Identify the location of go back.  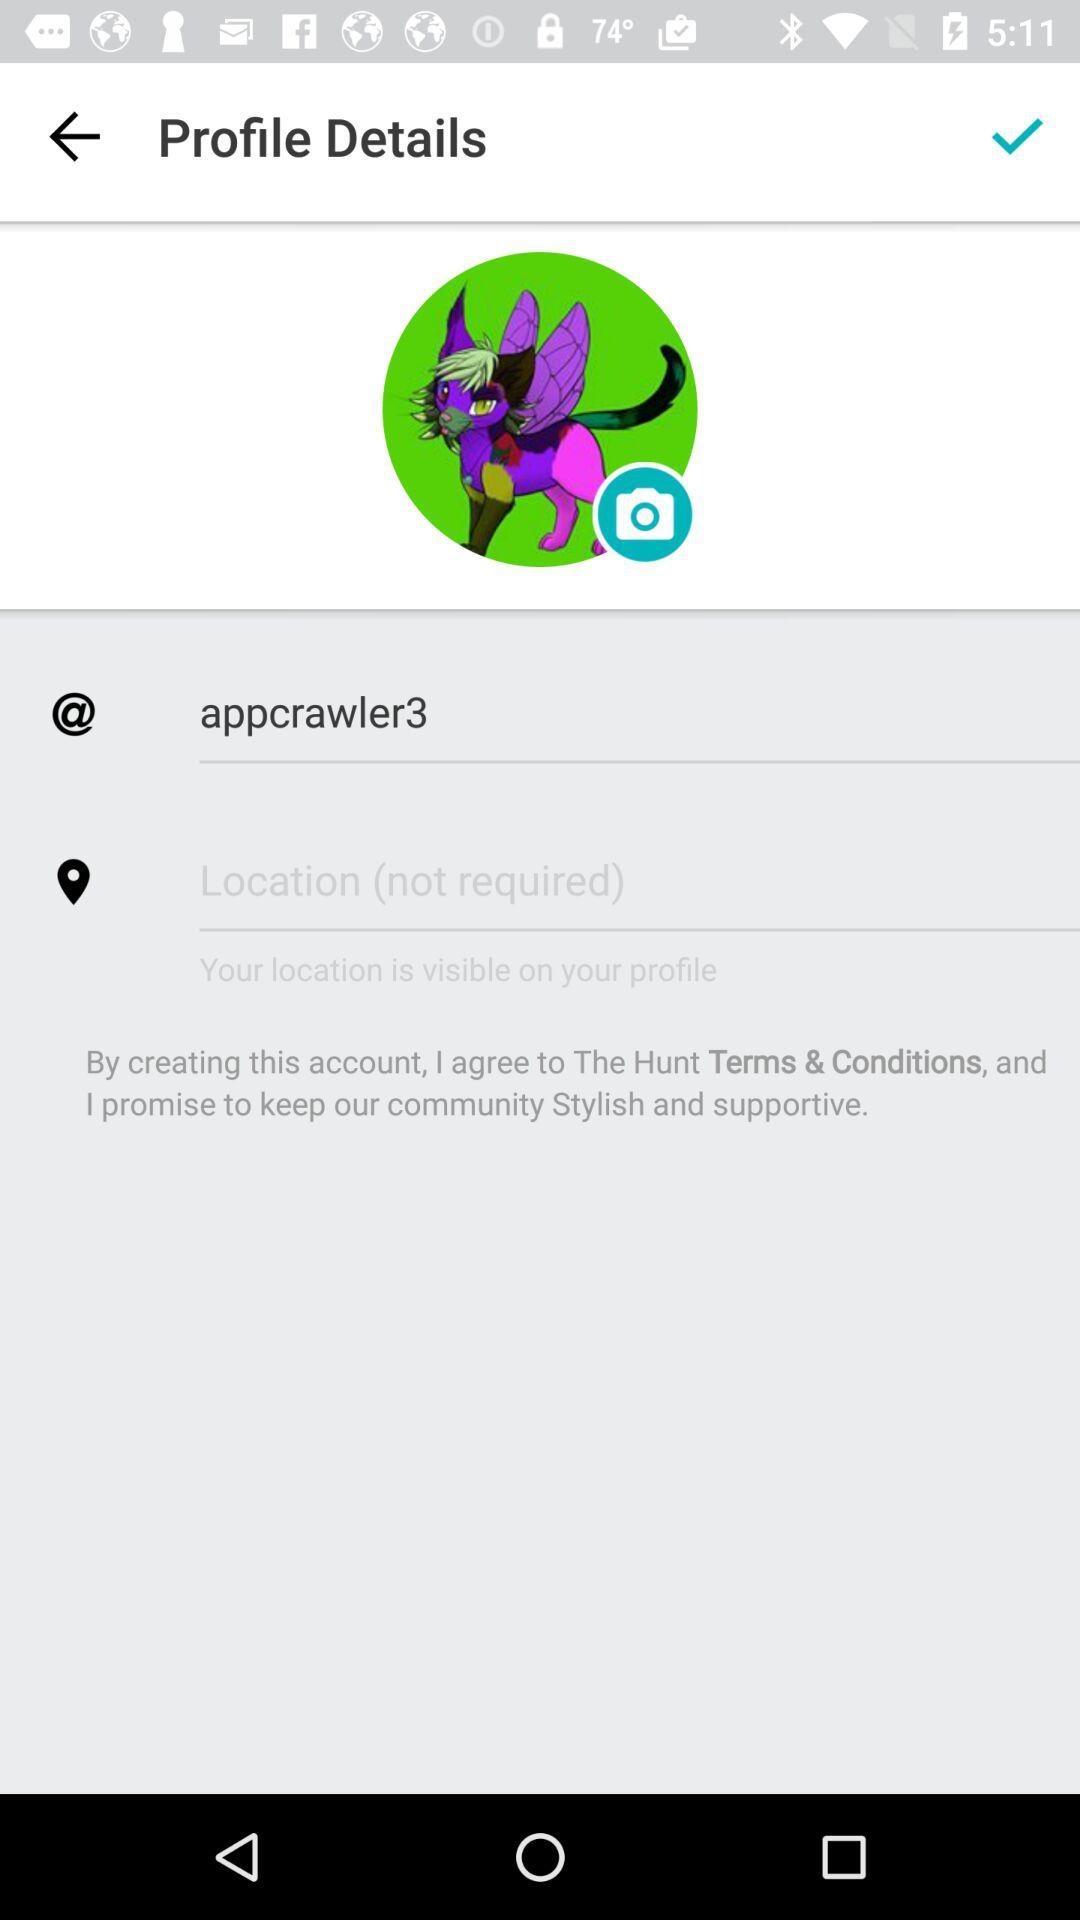
(72, 135).